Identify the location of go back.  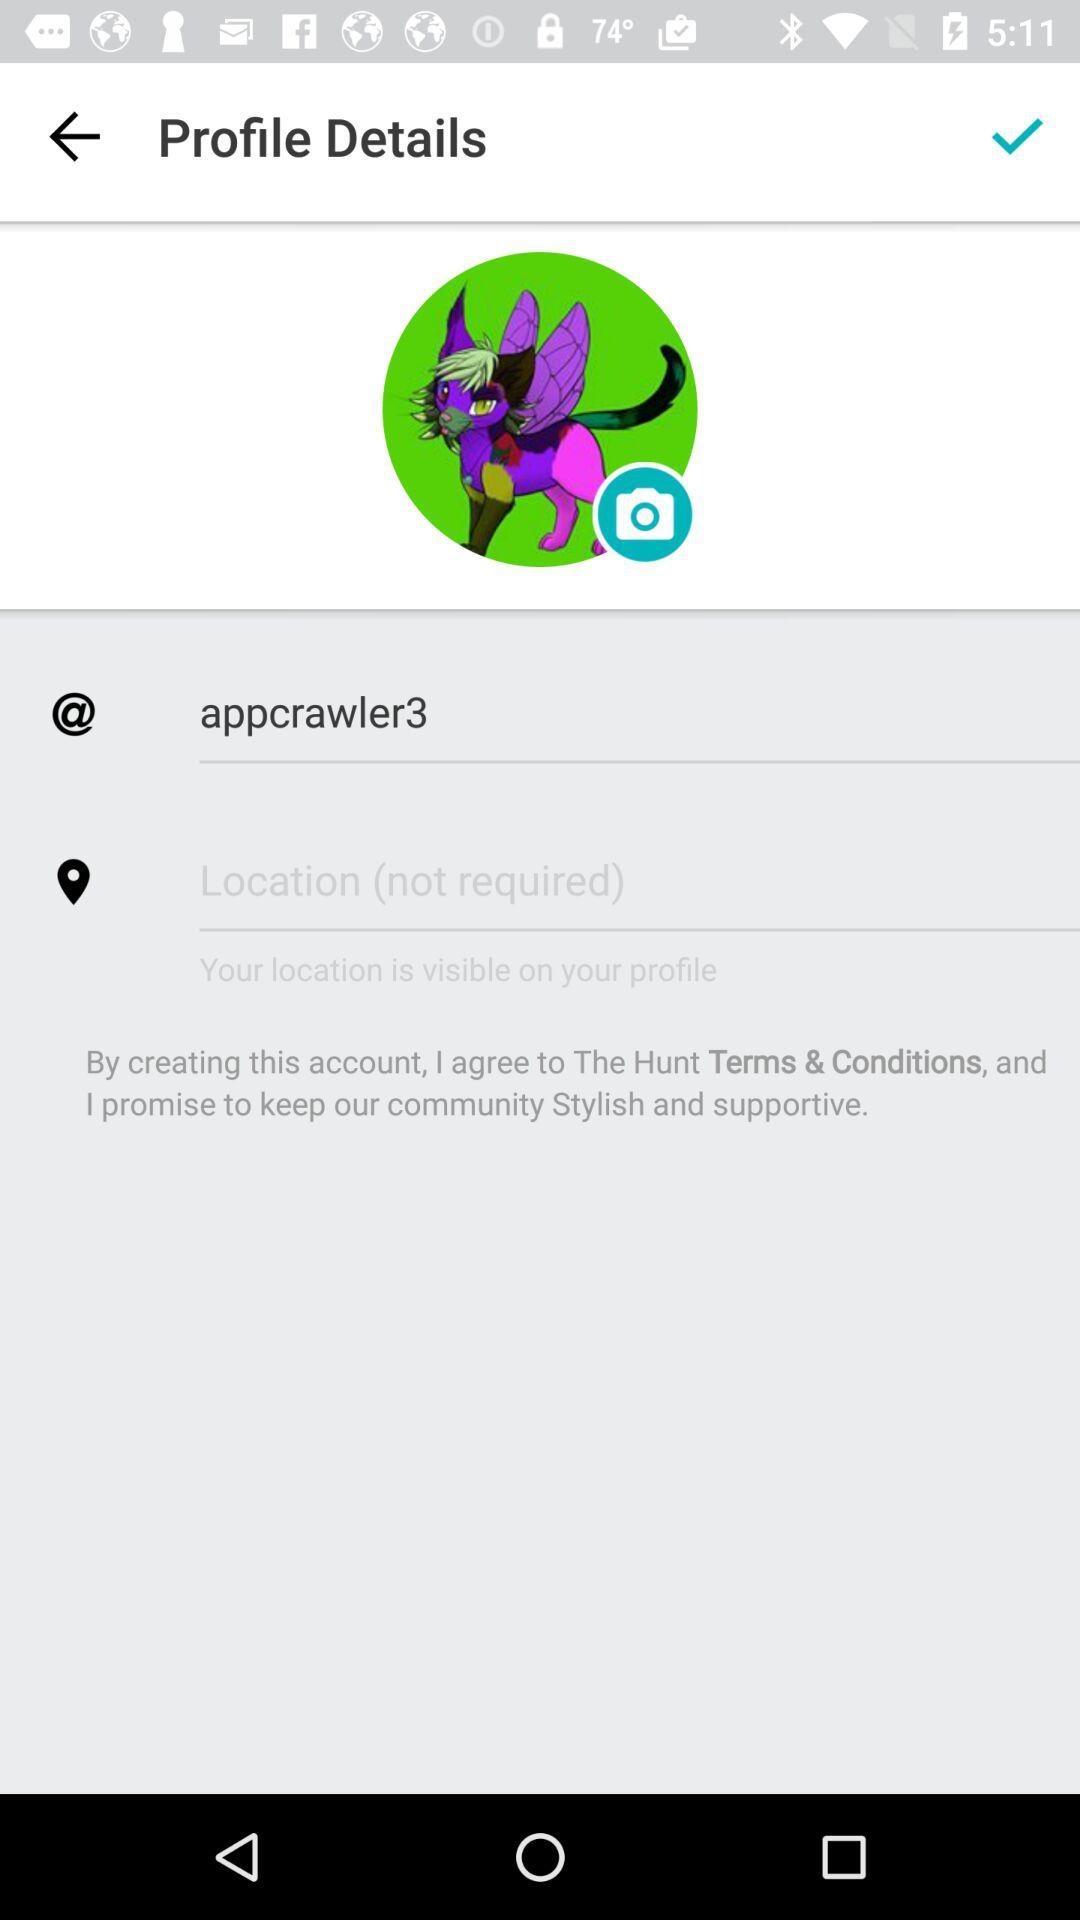
(72, 135).